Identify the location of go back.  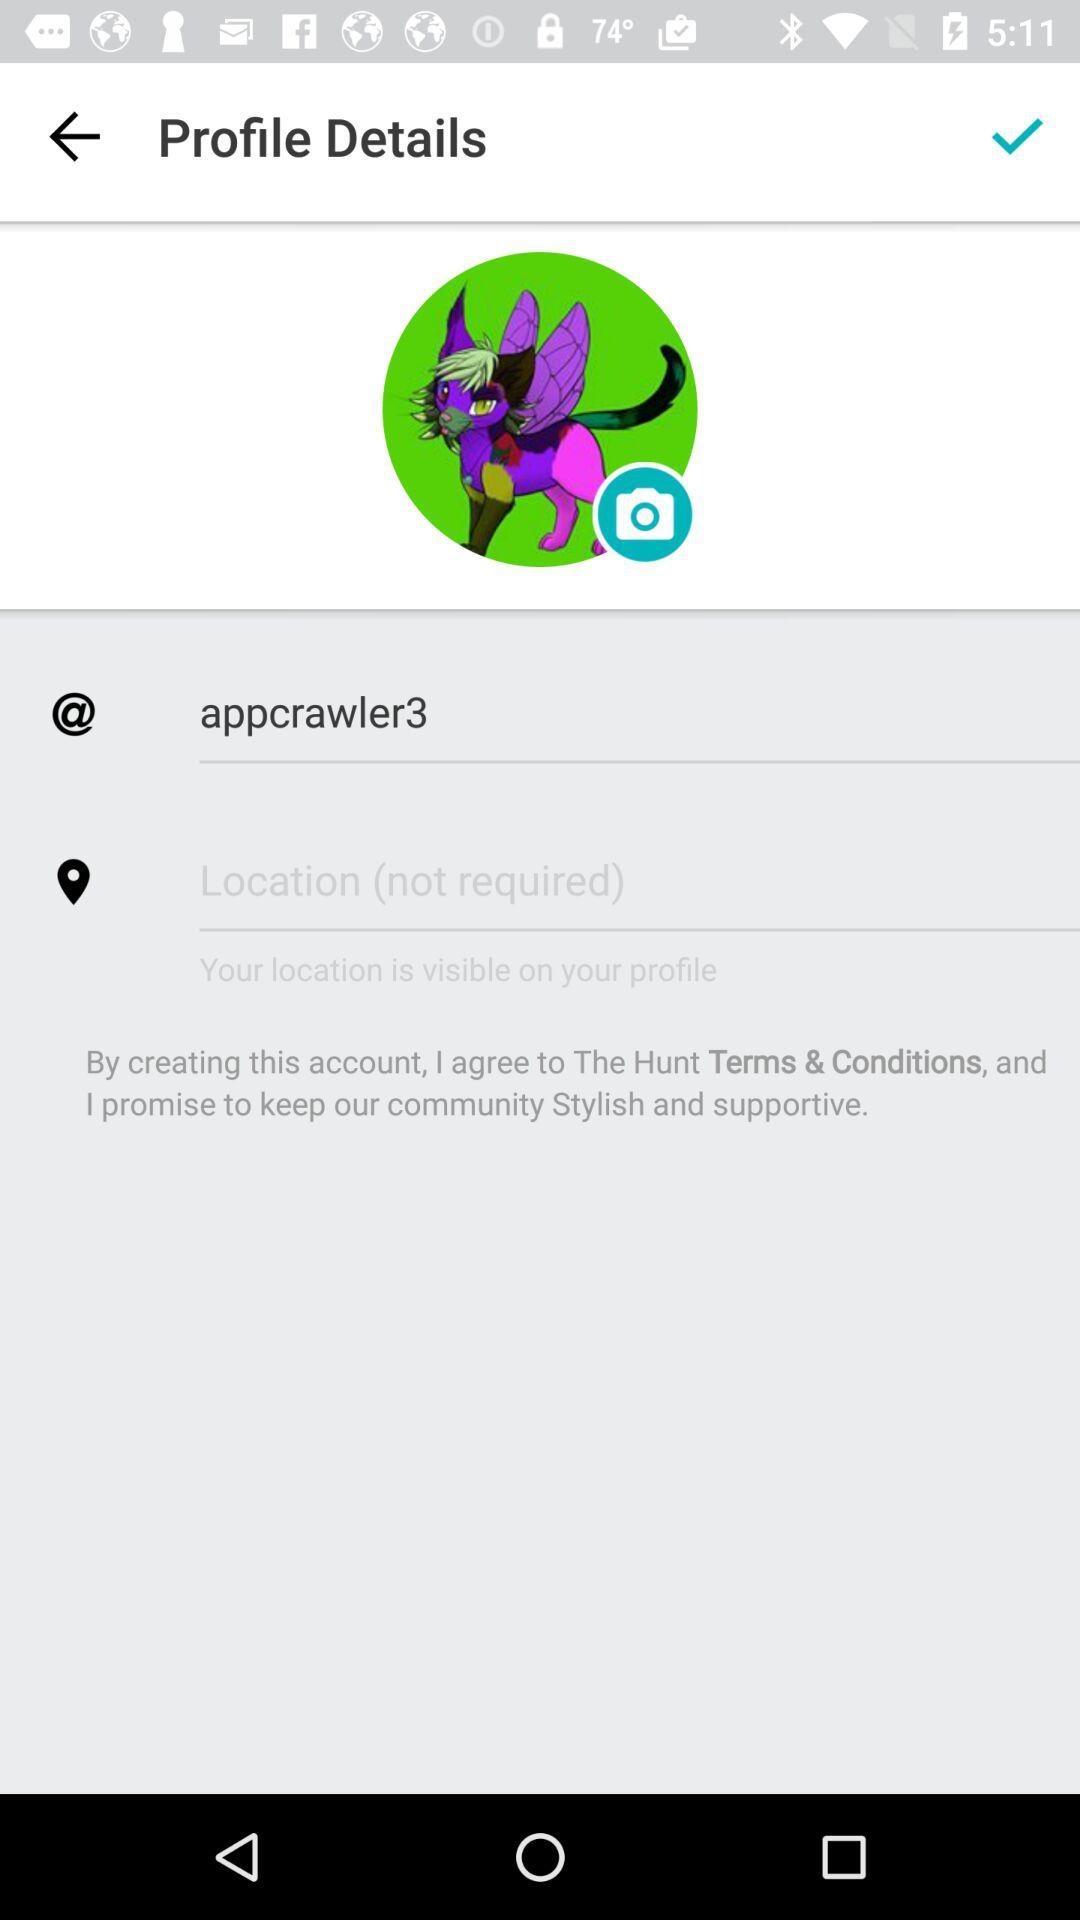
(72, 135).